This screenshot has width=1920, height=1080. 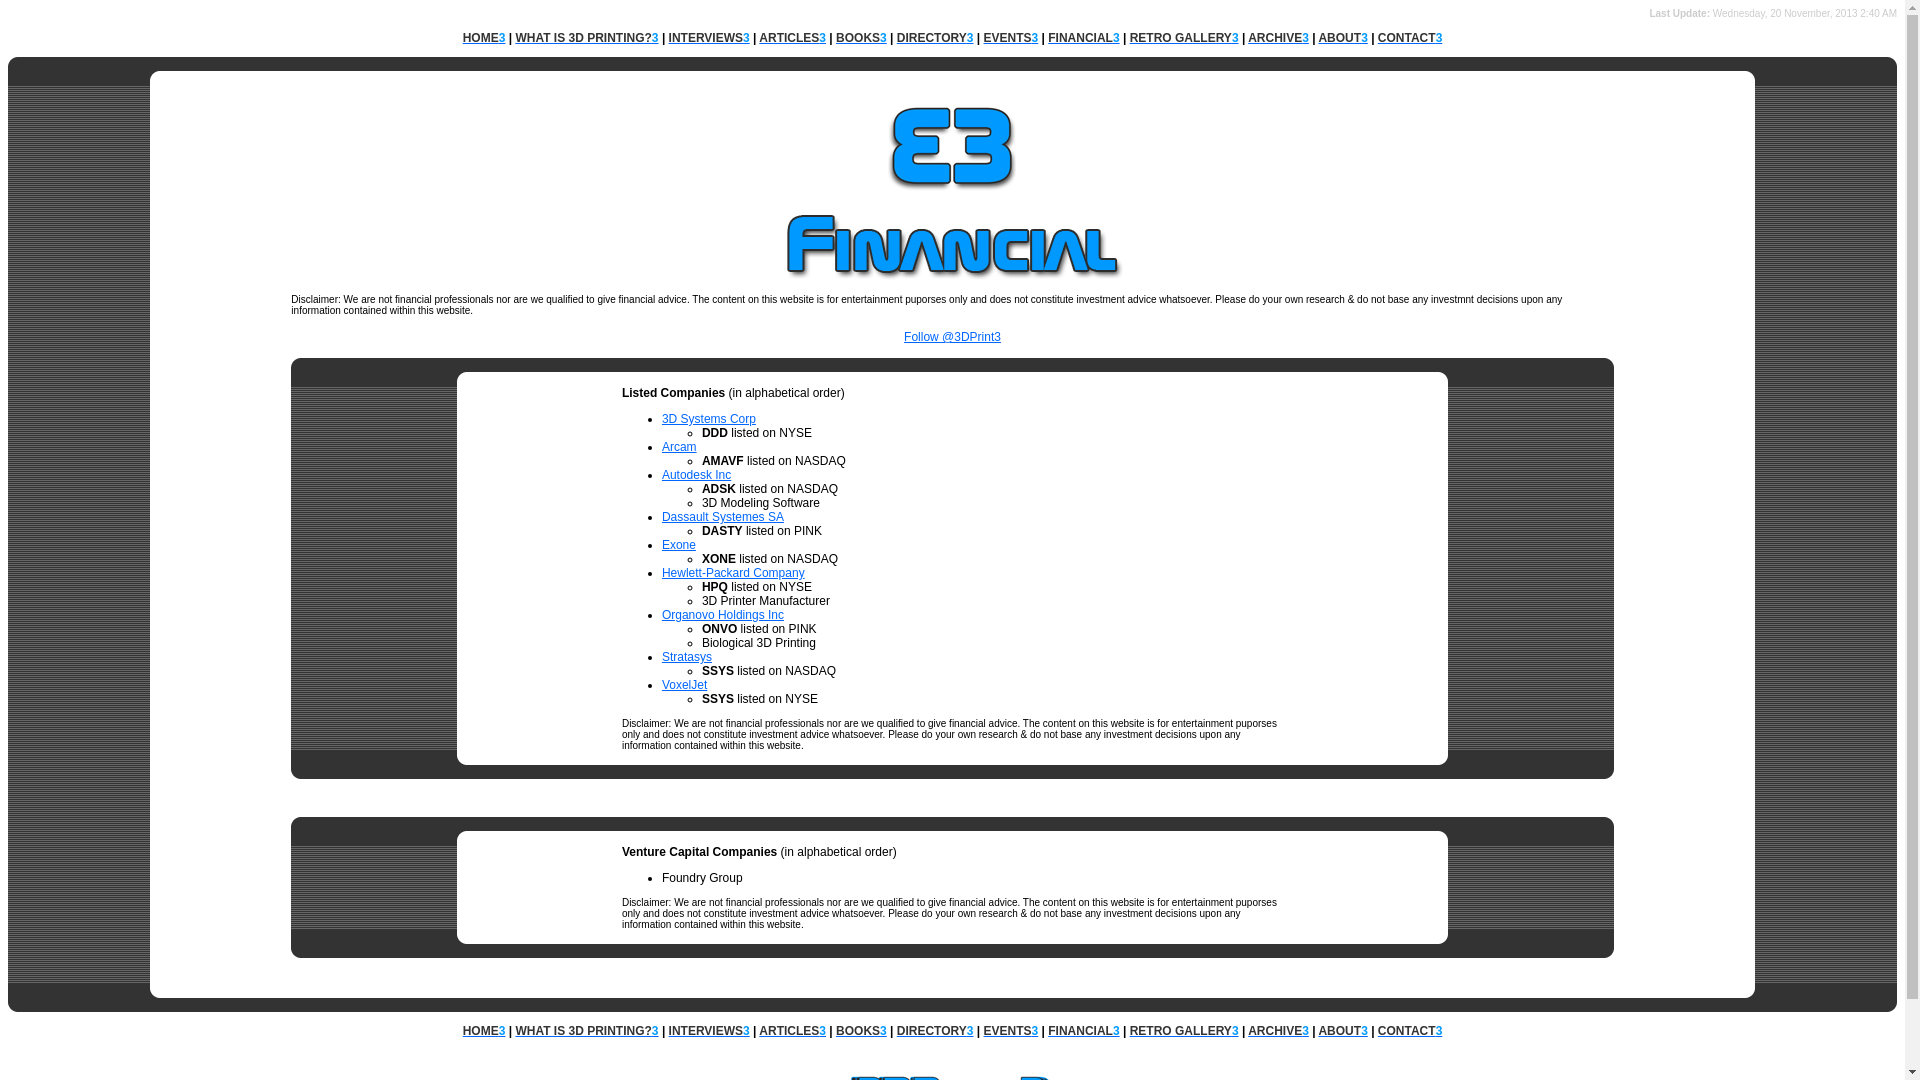 I want to click on 'ARCHIVE3', so click(x=1277, y=38).